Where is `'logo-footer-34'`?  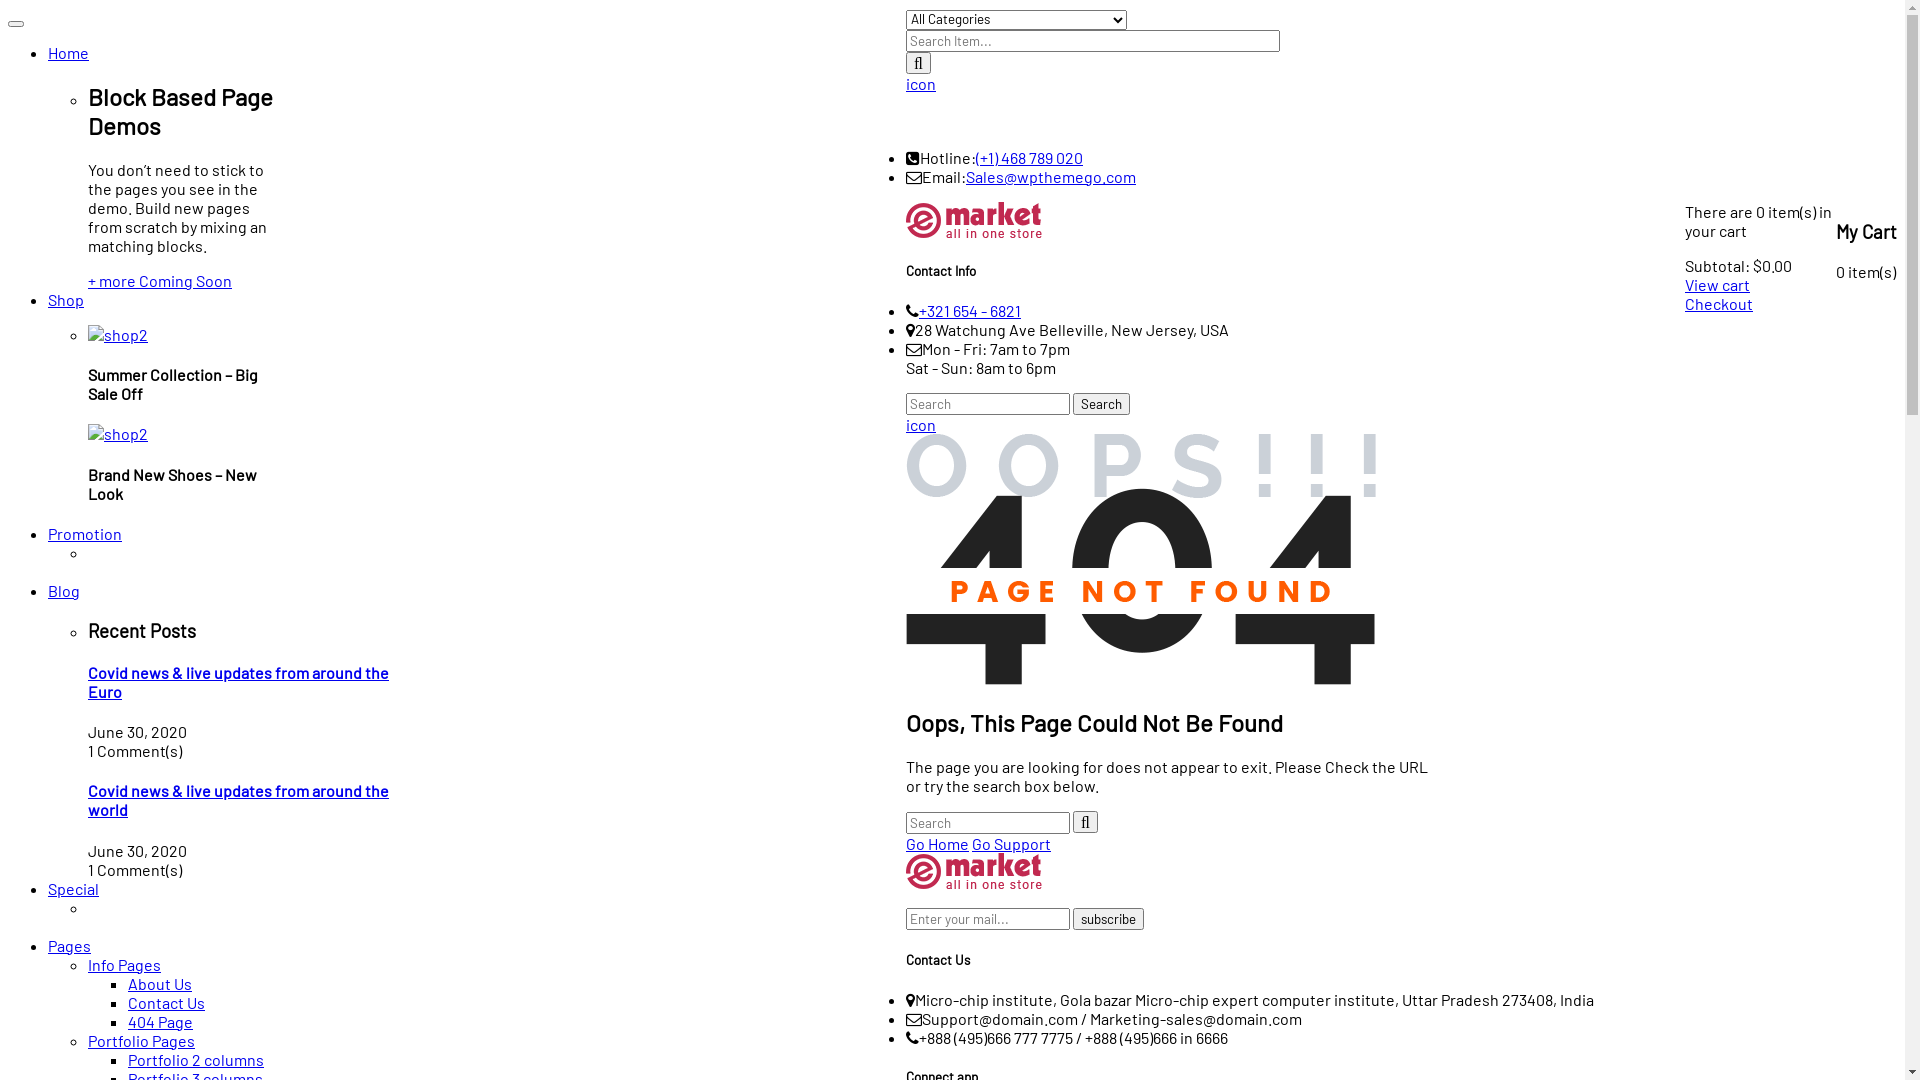
'logo-footer-34' is located at coordinates (974, 870).